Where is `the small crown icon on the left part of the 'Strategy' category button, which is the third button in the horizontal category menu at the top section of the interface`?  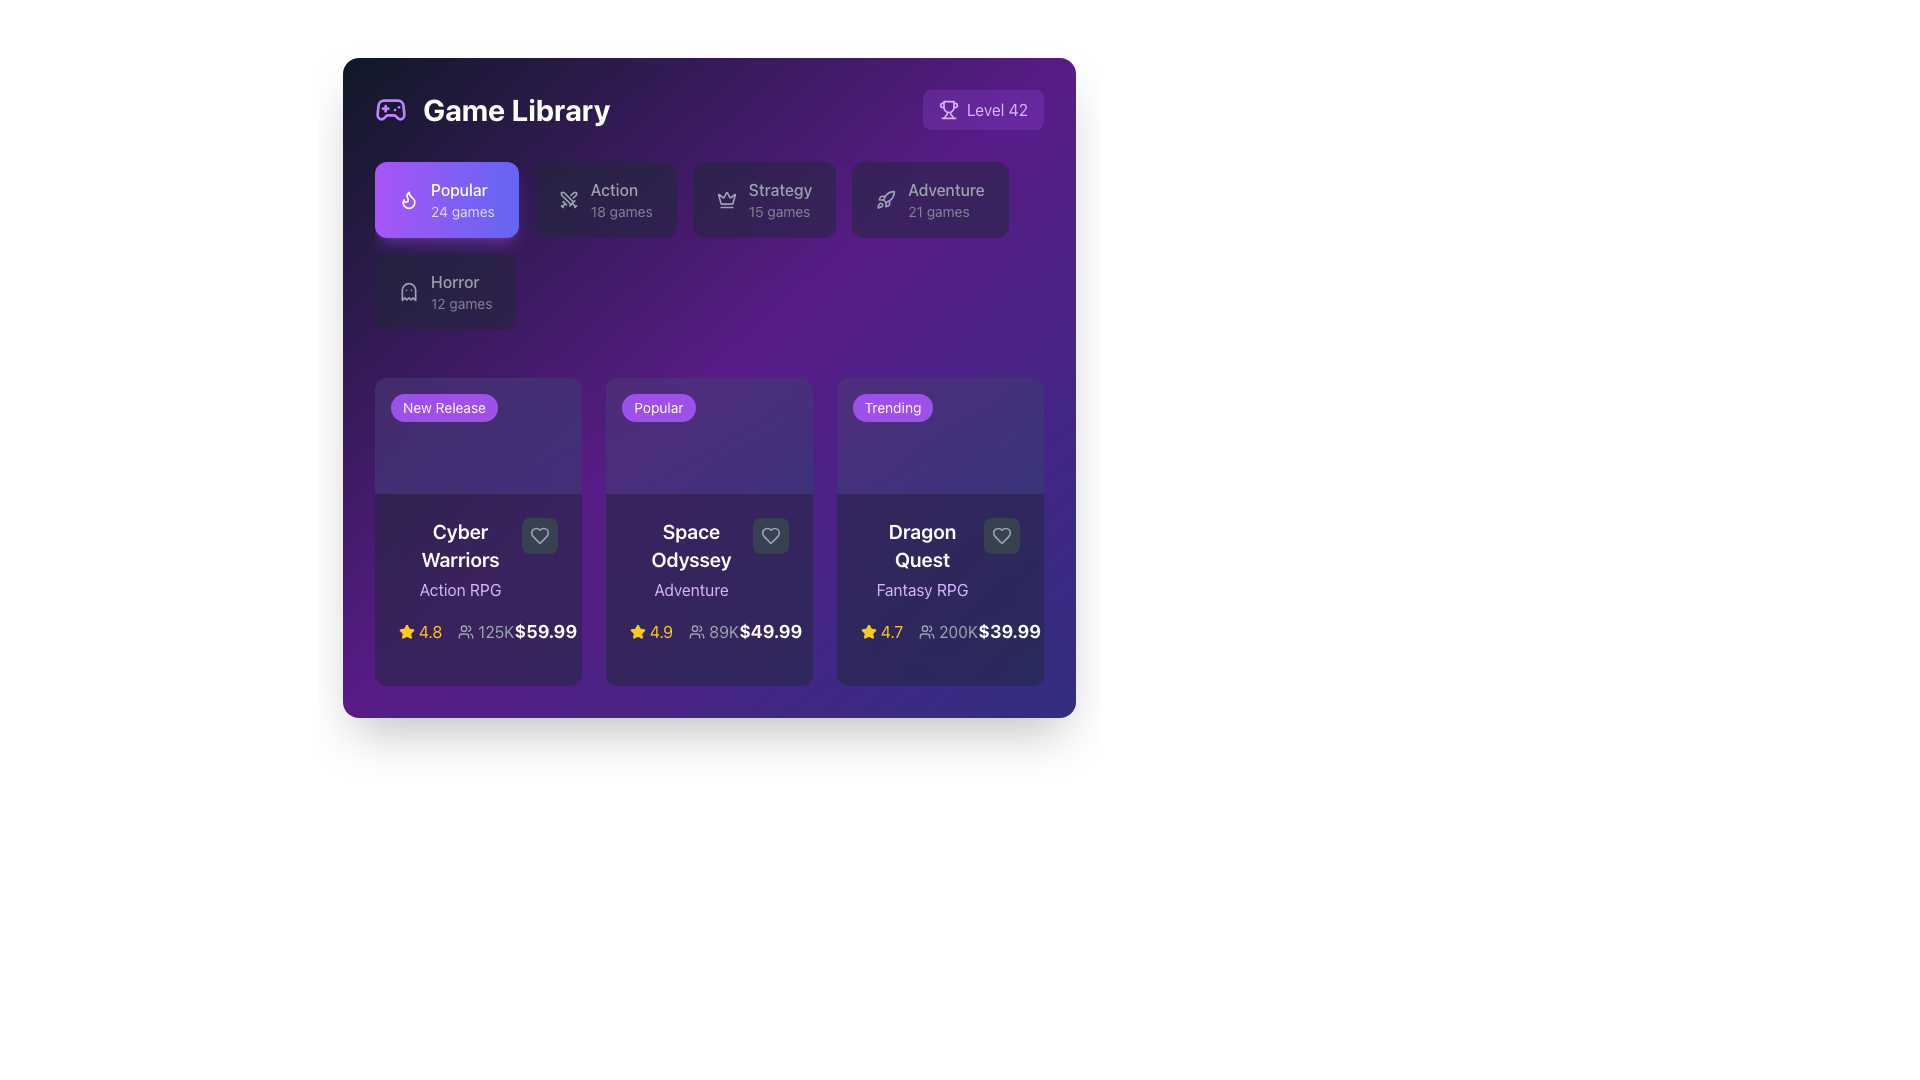
the small crown icon on the left part of the 'Strategy' category button, which is the third button in the horizontal category menu at the top section of the interface is located at coordinates (725, 200).